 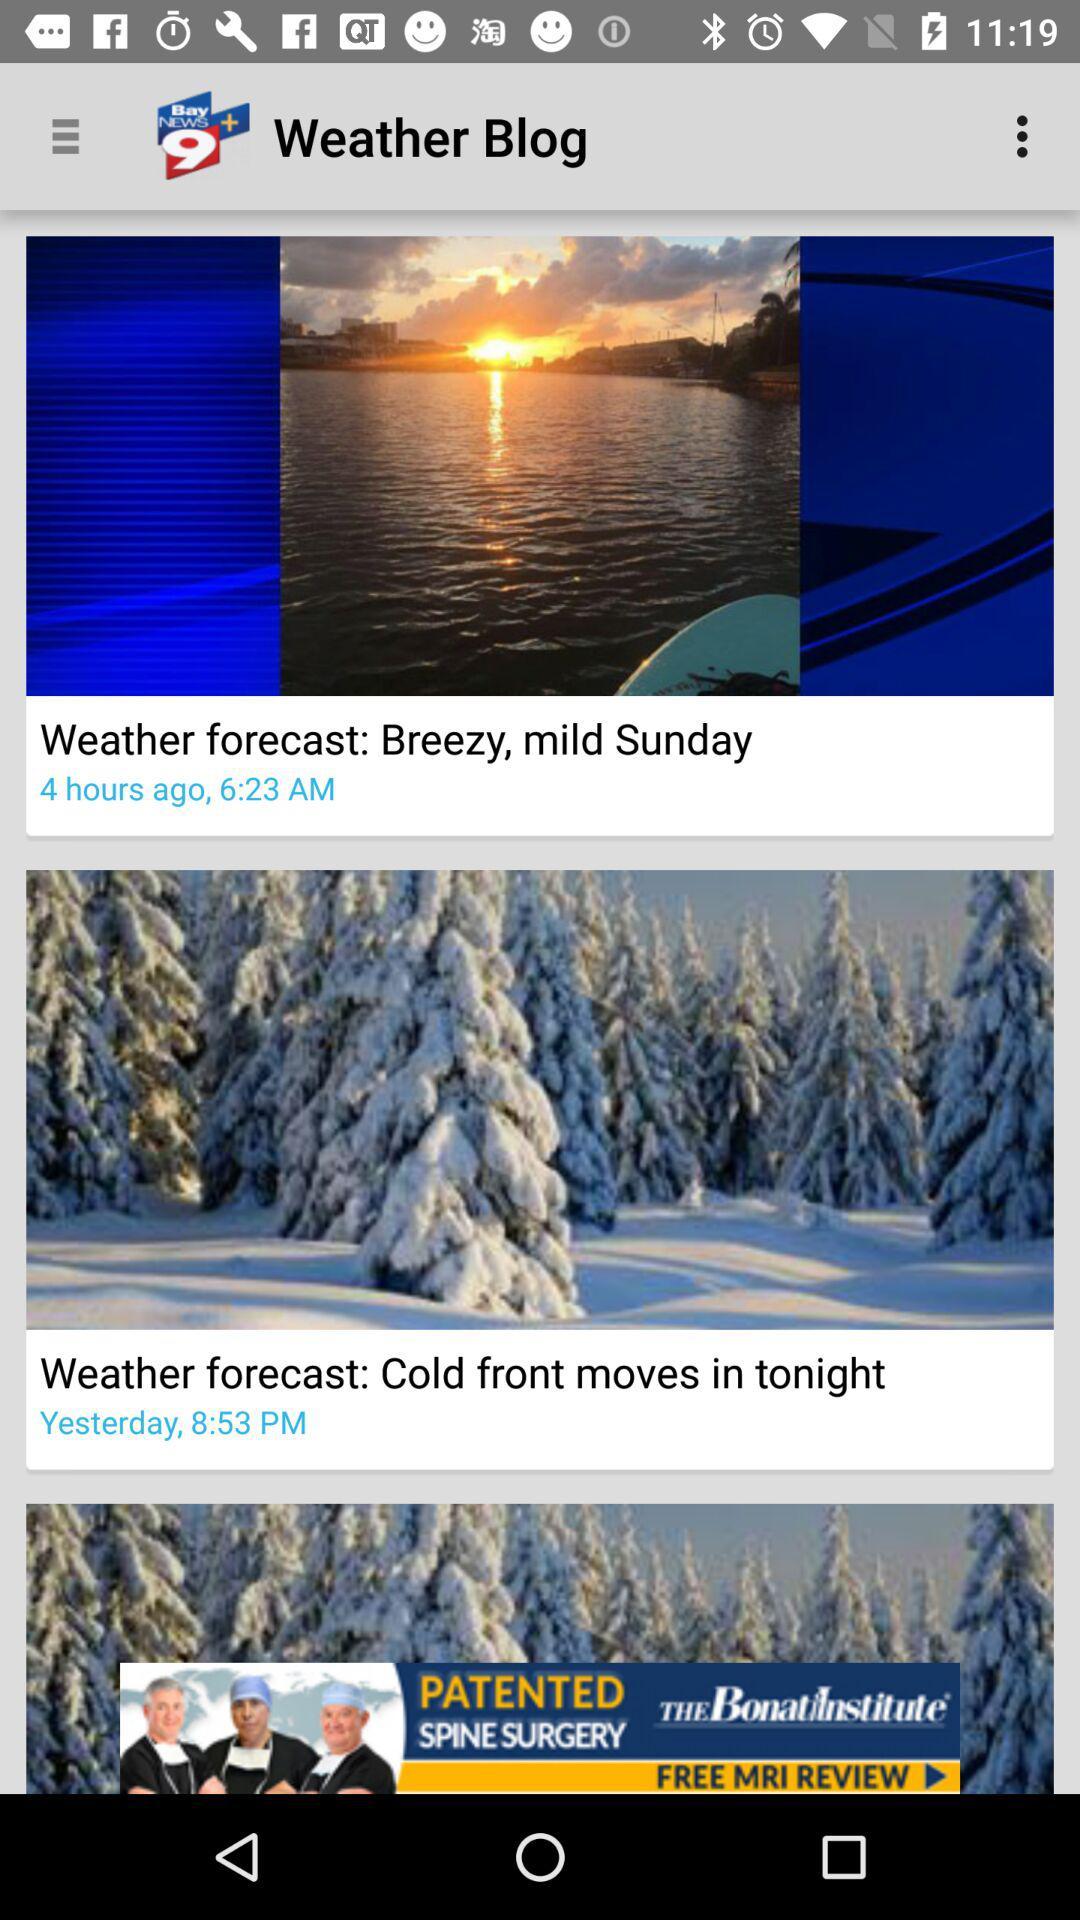 I want to click on advertisement banner, so click(x=540, y=1727).